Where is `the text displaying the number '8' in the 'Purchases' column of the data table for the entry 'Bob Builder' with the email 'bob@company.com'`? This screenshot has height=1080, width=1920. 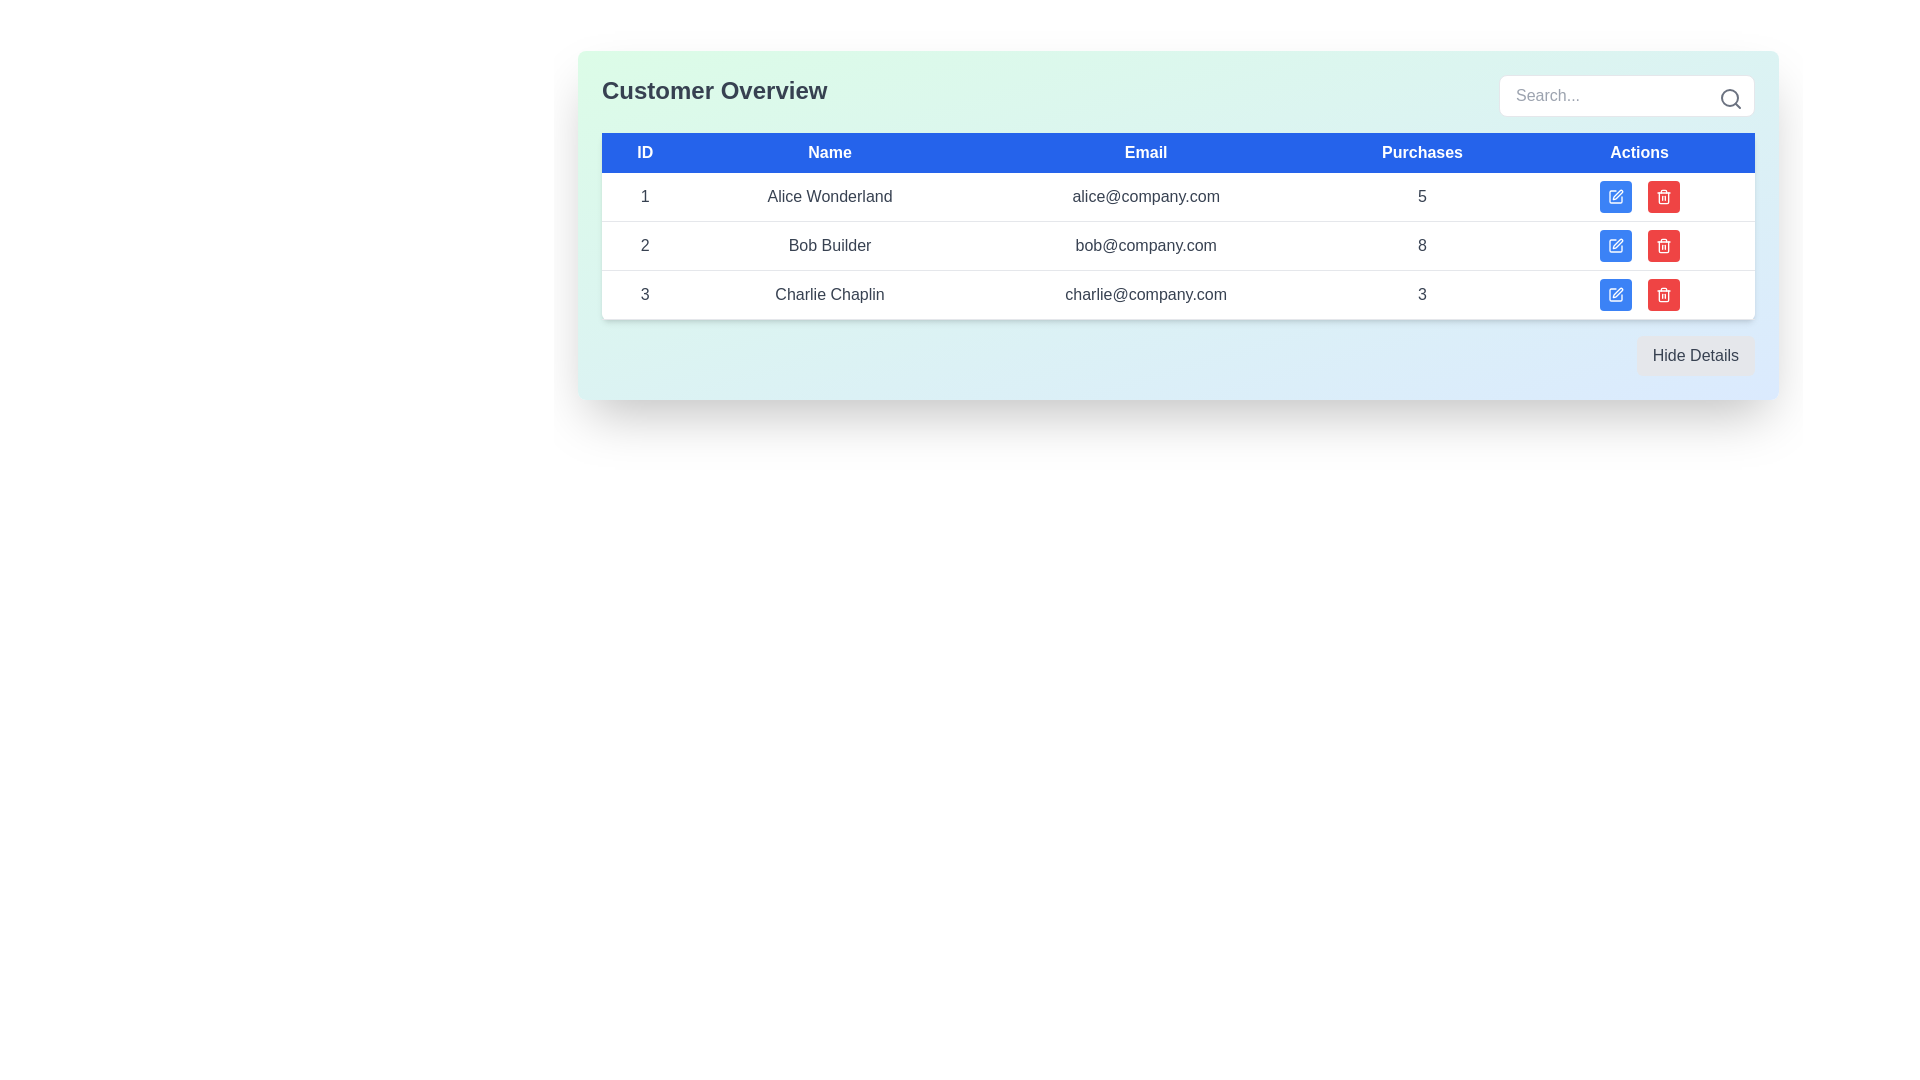
the text displaying the number '8' in the 'Purchases' column of the data table for the entry 'Bob Builder' with the email 'bob@company.com' is located at coordinates (1421, 245).